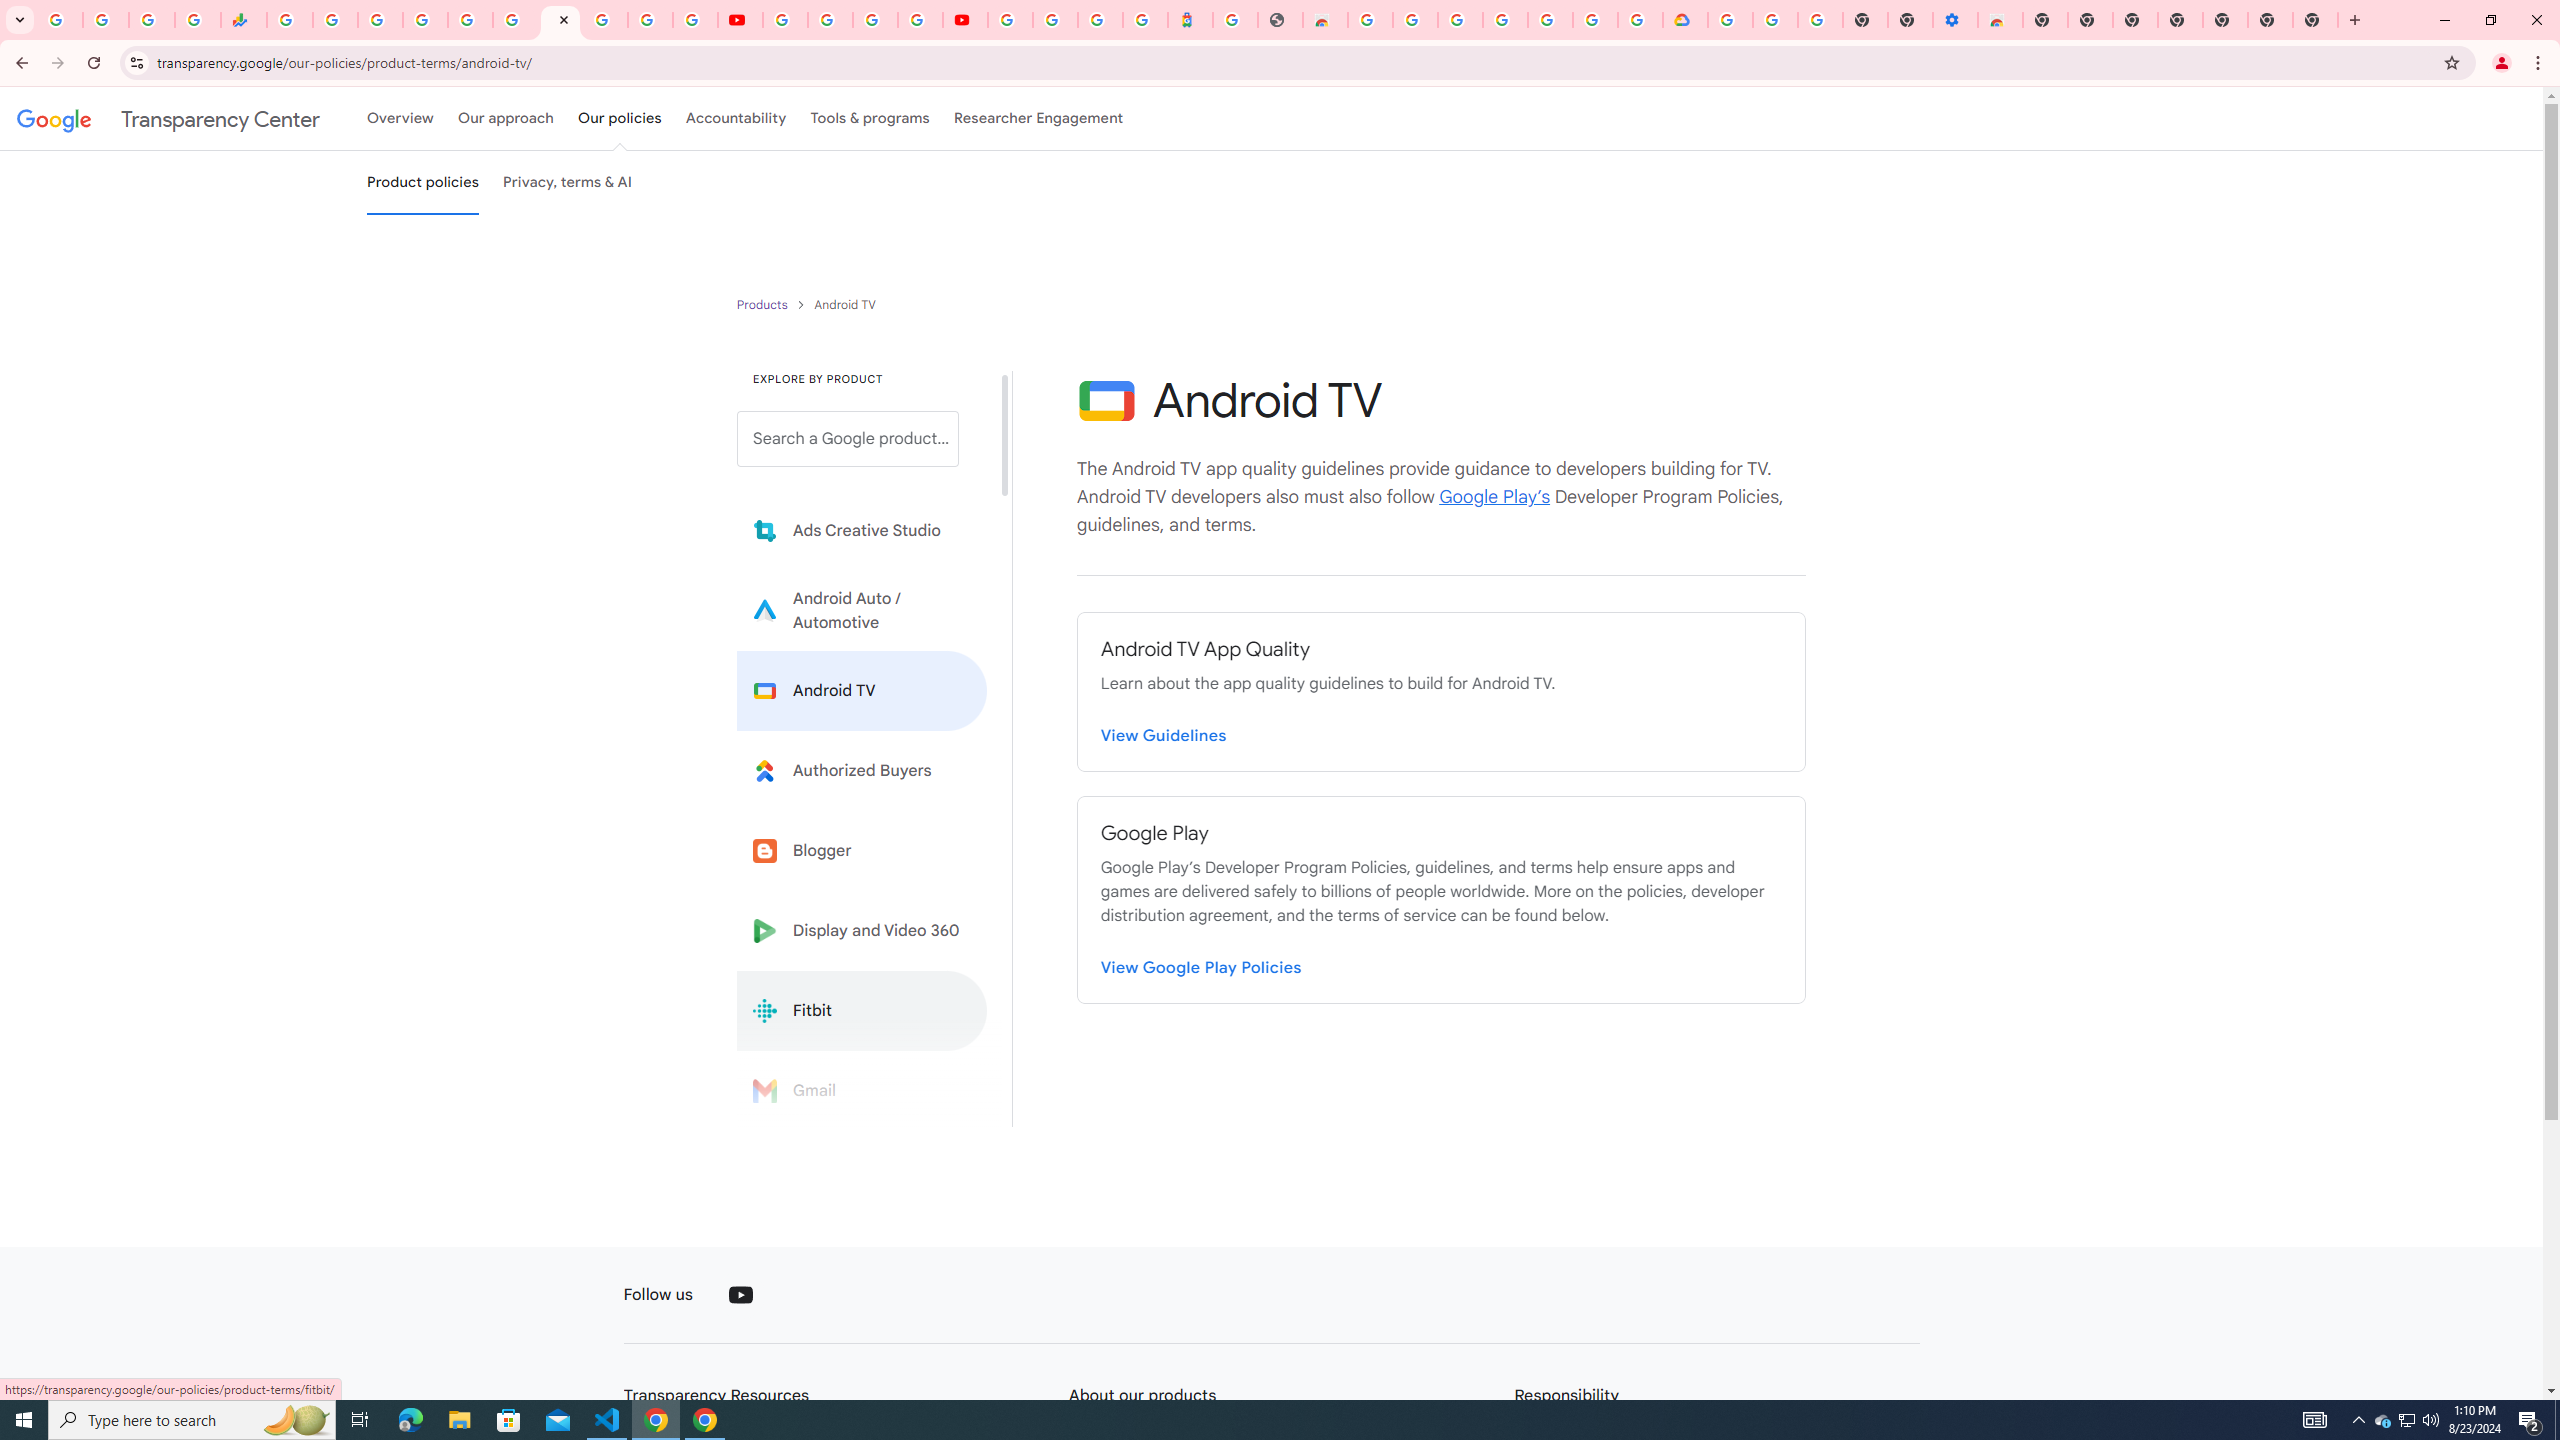 This screenshot has width=2560, height=1440. I want to click on 'Learn more about Android TV', so click(861, 690).